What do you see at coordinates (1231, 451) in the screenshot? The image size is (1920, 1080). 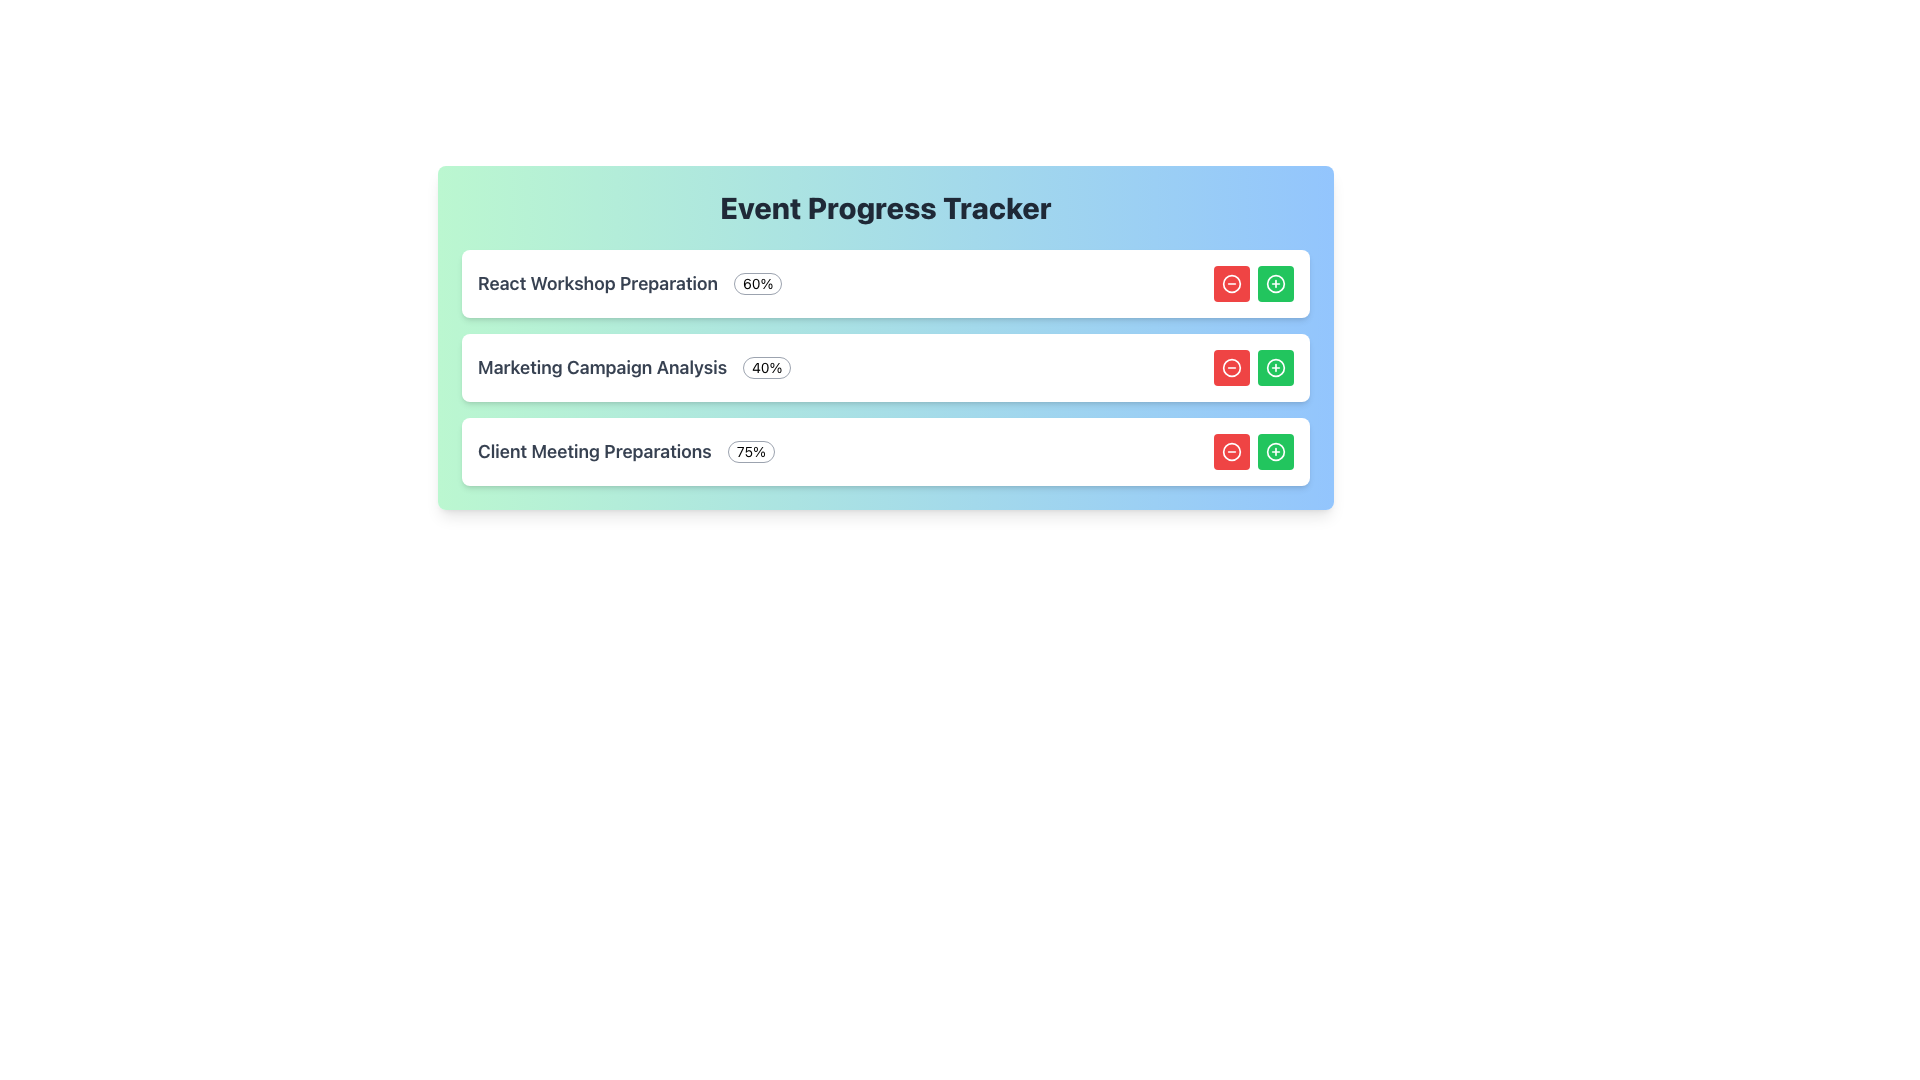 I see `the circular button for removing or decrementing the progress related to 'Client Meeting Preparations', located in the third row of the vertical list` at bounding box center [1231, 451].